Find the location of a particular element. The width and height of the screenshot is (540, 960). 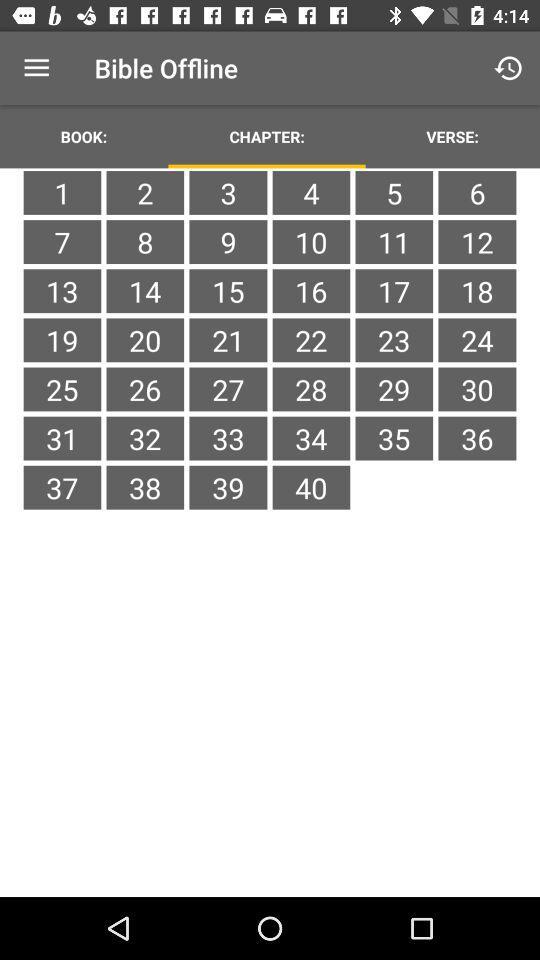

the icon to the left of the chapter: item is located at coordinates (83, 135).